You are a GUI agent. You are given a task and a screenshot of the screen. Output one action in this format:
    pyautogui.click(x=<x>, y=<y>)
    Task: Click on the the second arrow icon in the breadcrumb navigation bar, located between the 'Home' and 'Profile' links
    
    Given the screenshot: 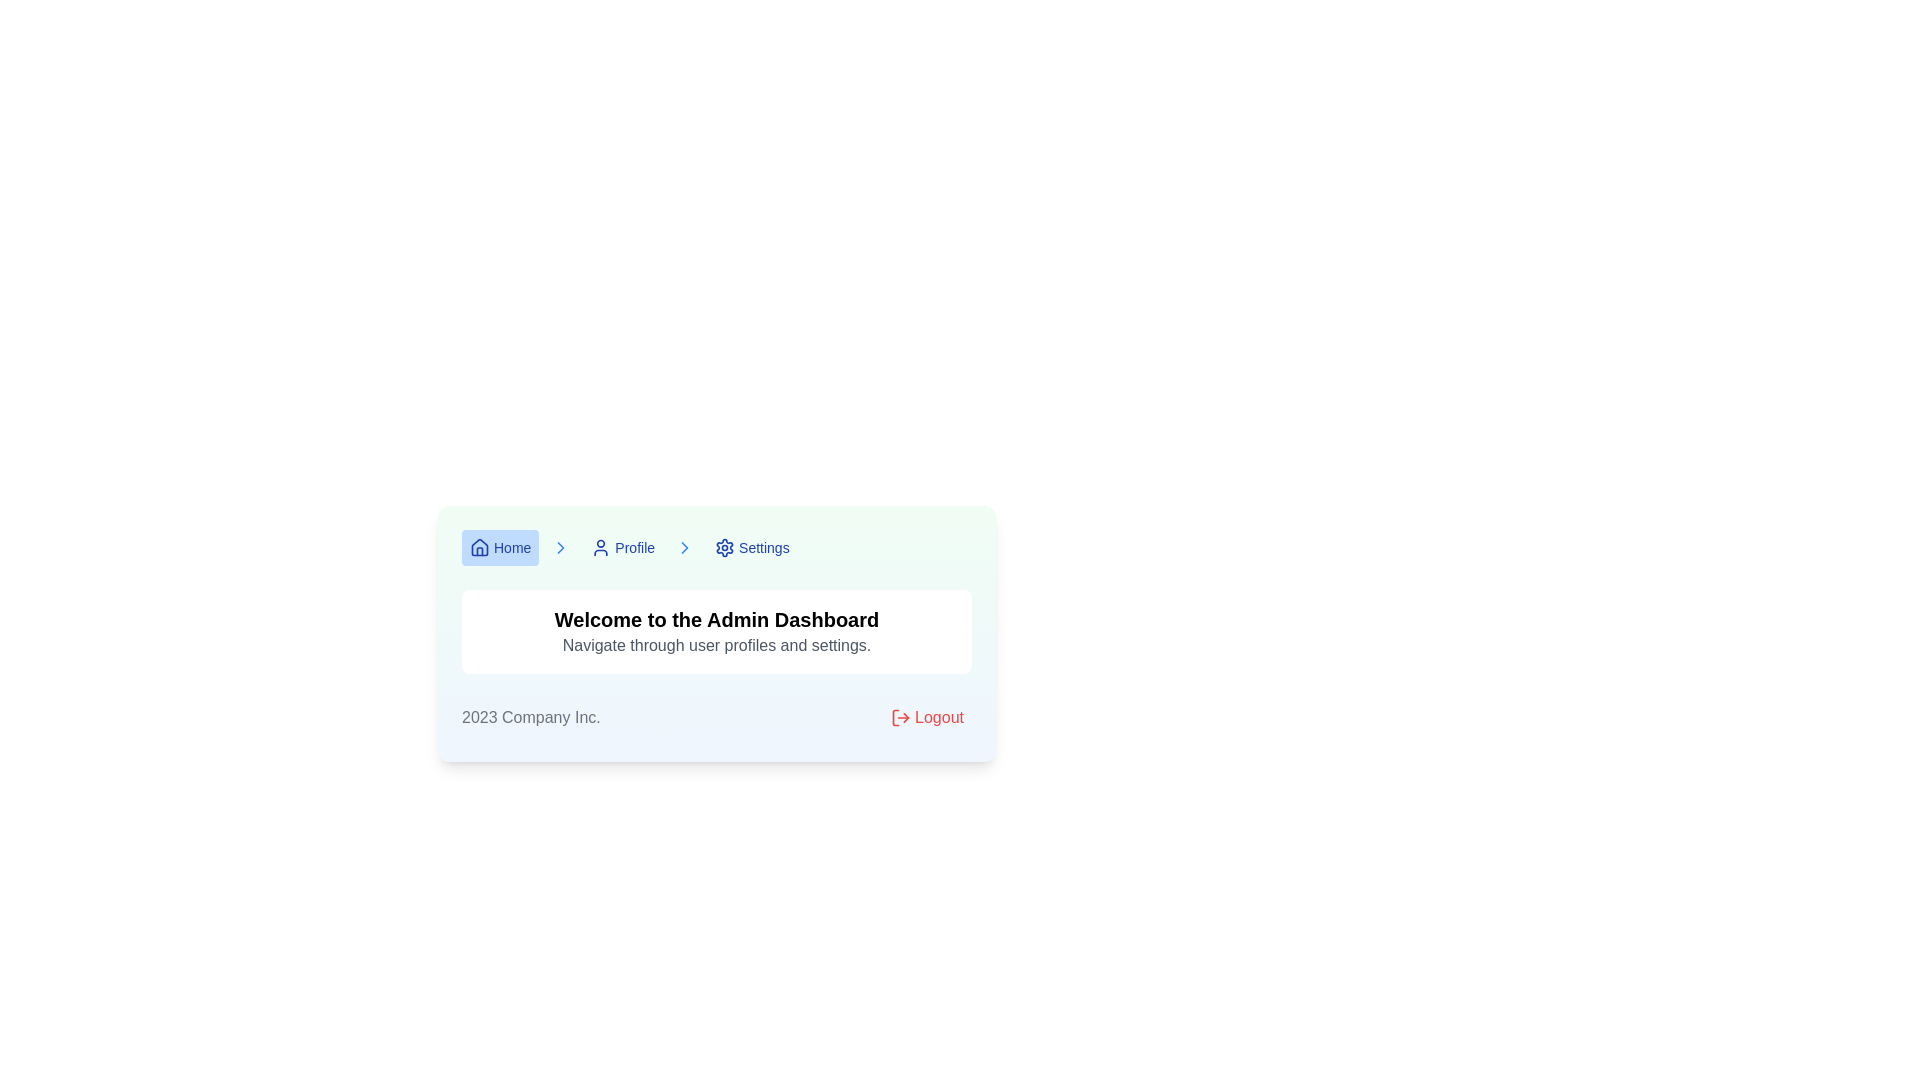 What is the action you would take?
    pyautogui.click(x=685, y=547)
    